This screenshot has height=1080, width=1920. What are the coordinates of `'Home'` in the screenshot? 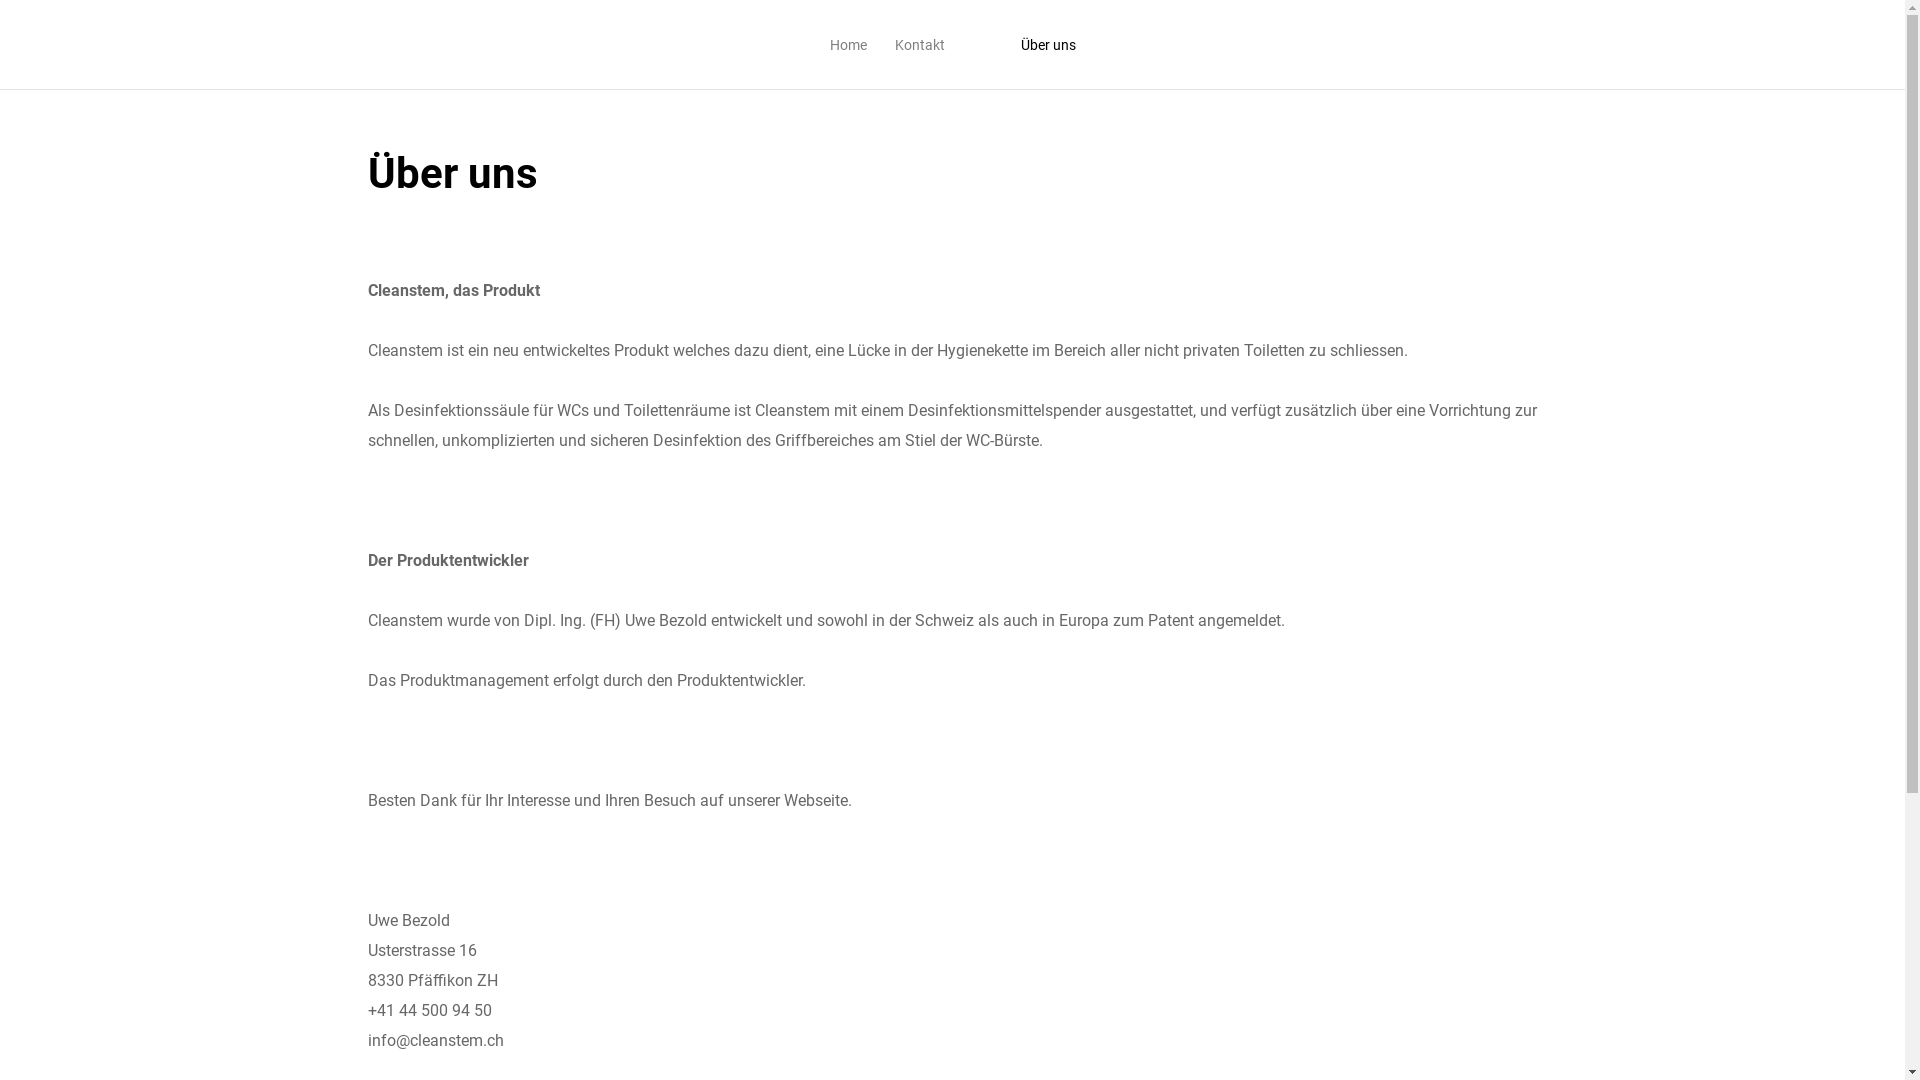 It's located at (848, 45).